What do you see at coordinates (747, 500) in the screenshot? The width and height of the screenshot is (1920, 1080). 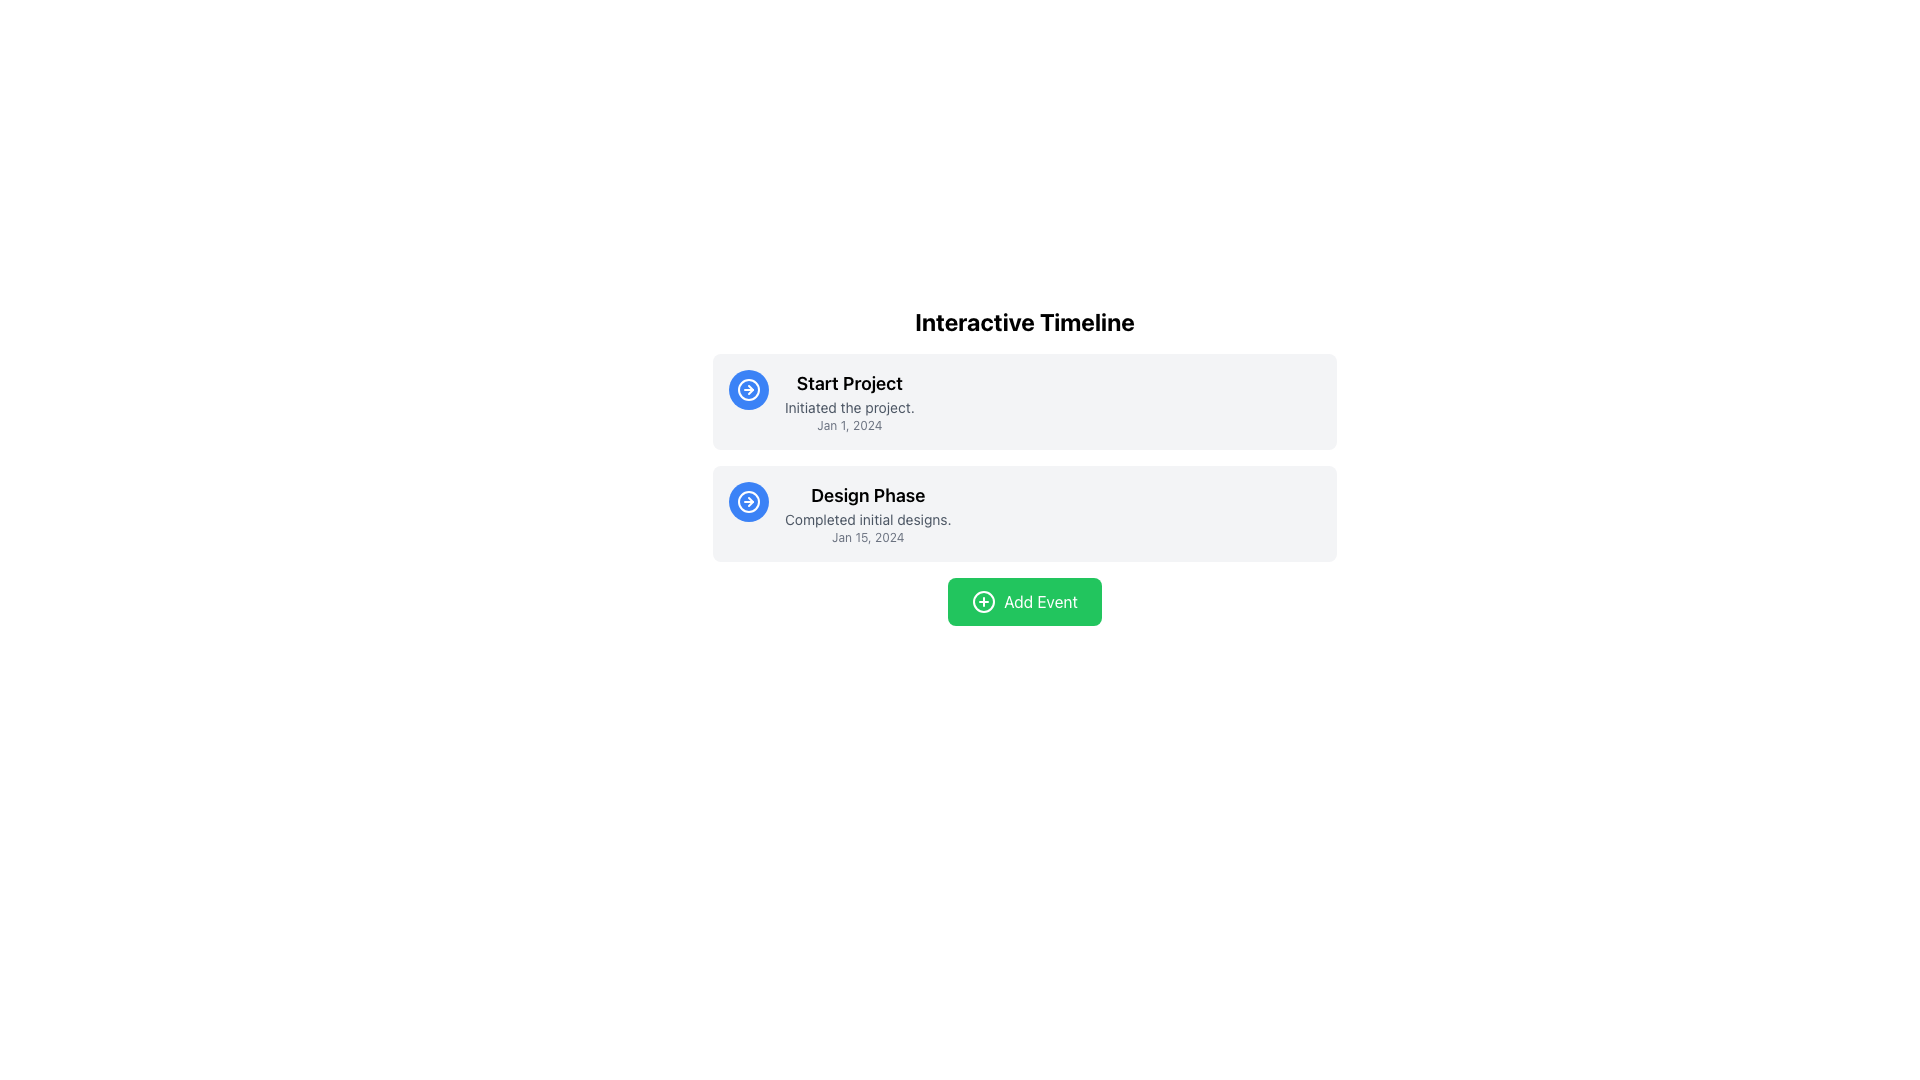 I see `the circular icon with a blue background and a white arrow pointing to the right, located to the far left of the 'Design Phase' card in the timeline interface` at bounding box center [747, 500].